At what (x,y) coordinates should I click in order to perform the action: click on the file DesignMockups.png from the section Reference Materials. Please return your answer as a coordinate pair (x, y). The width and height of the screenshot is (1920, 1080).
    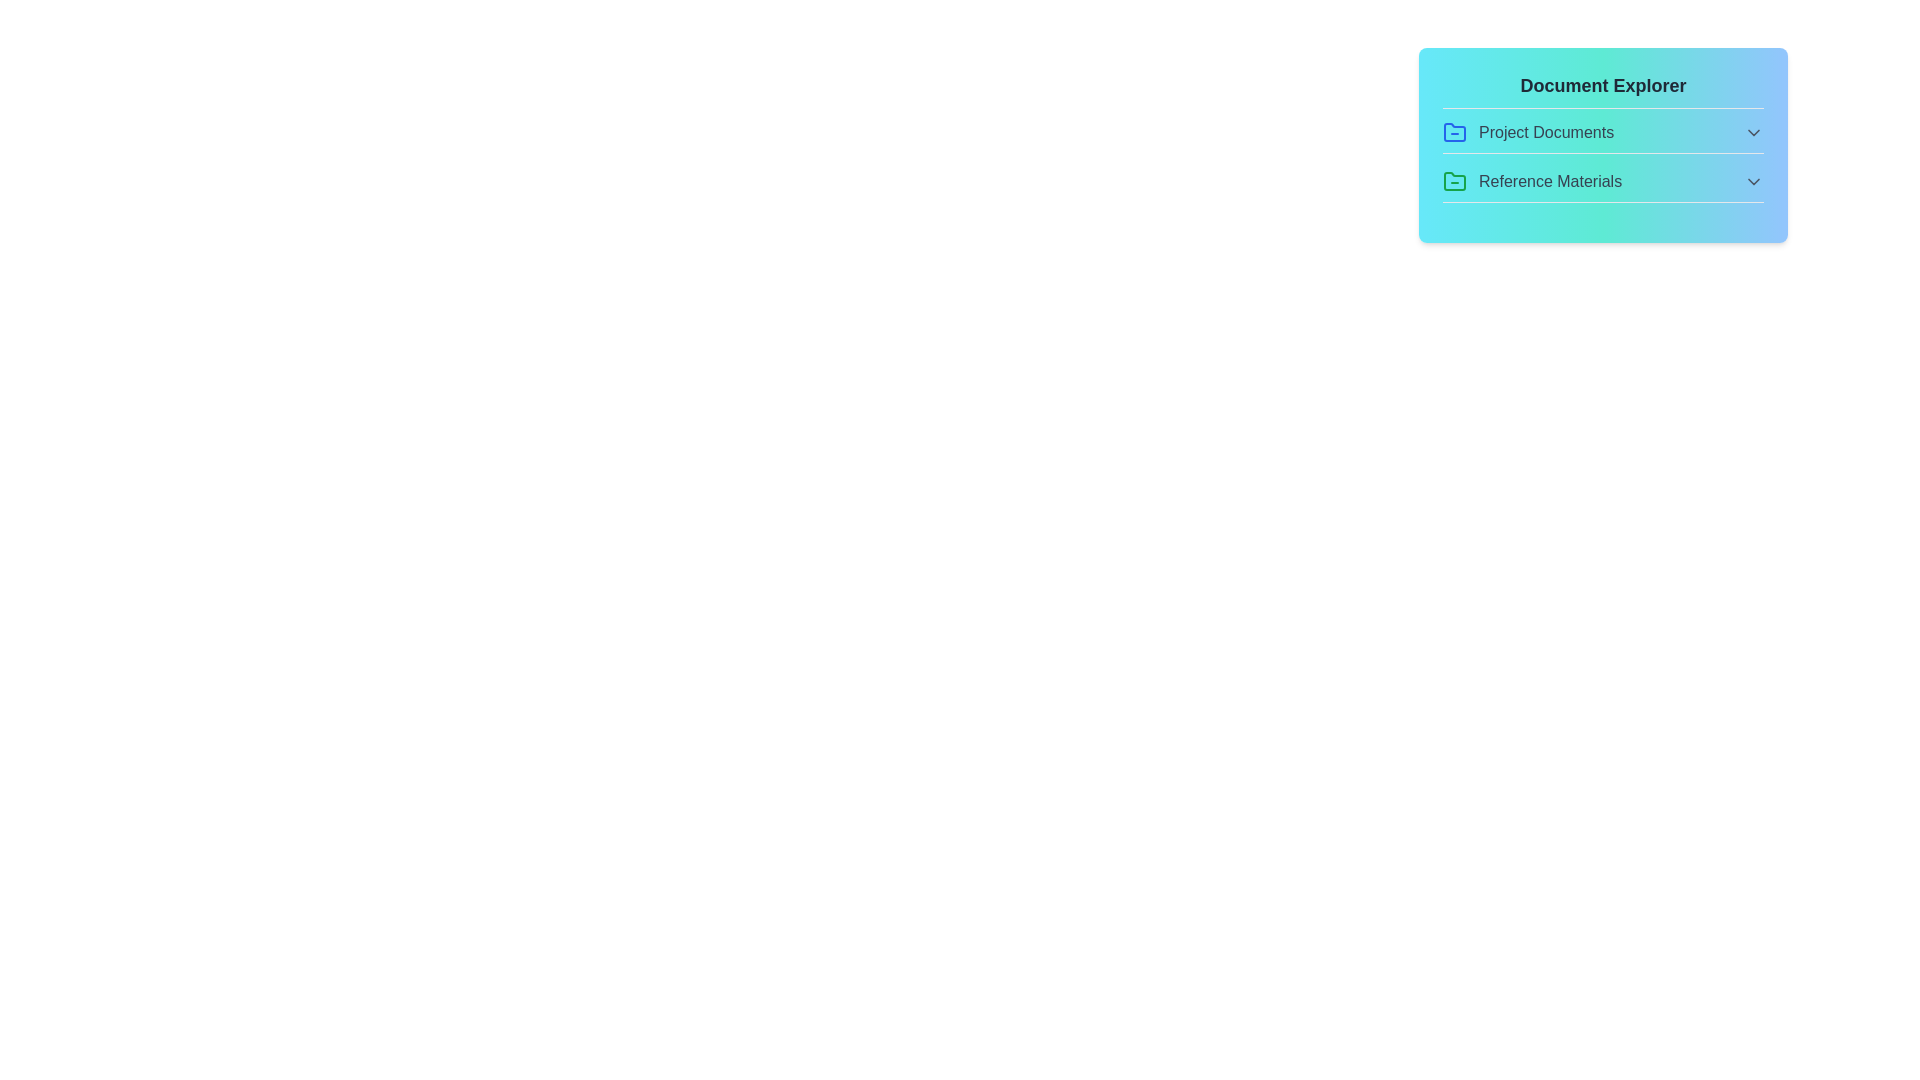
    Looking at the image, I should click on (1603, 186).